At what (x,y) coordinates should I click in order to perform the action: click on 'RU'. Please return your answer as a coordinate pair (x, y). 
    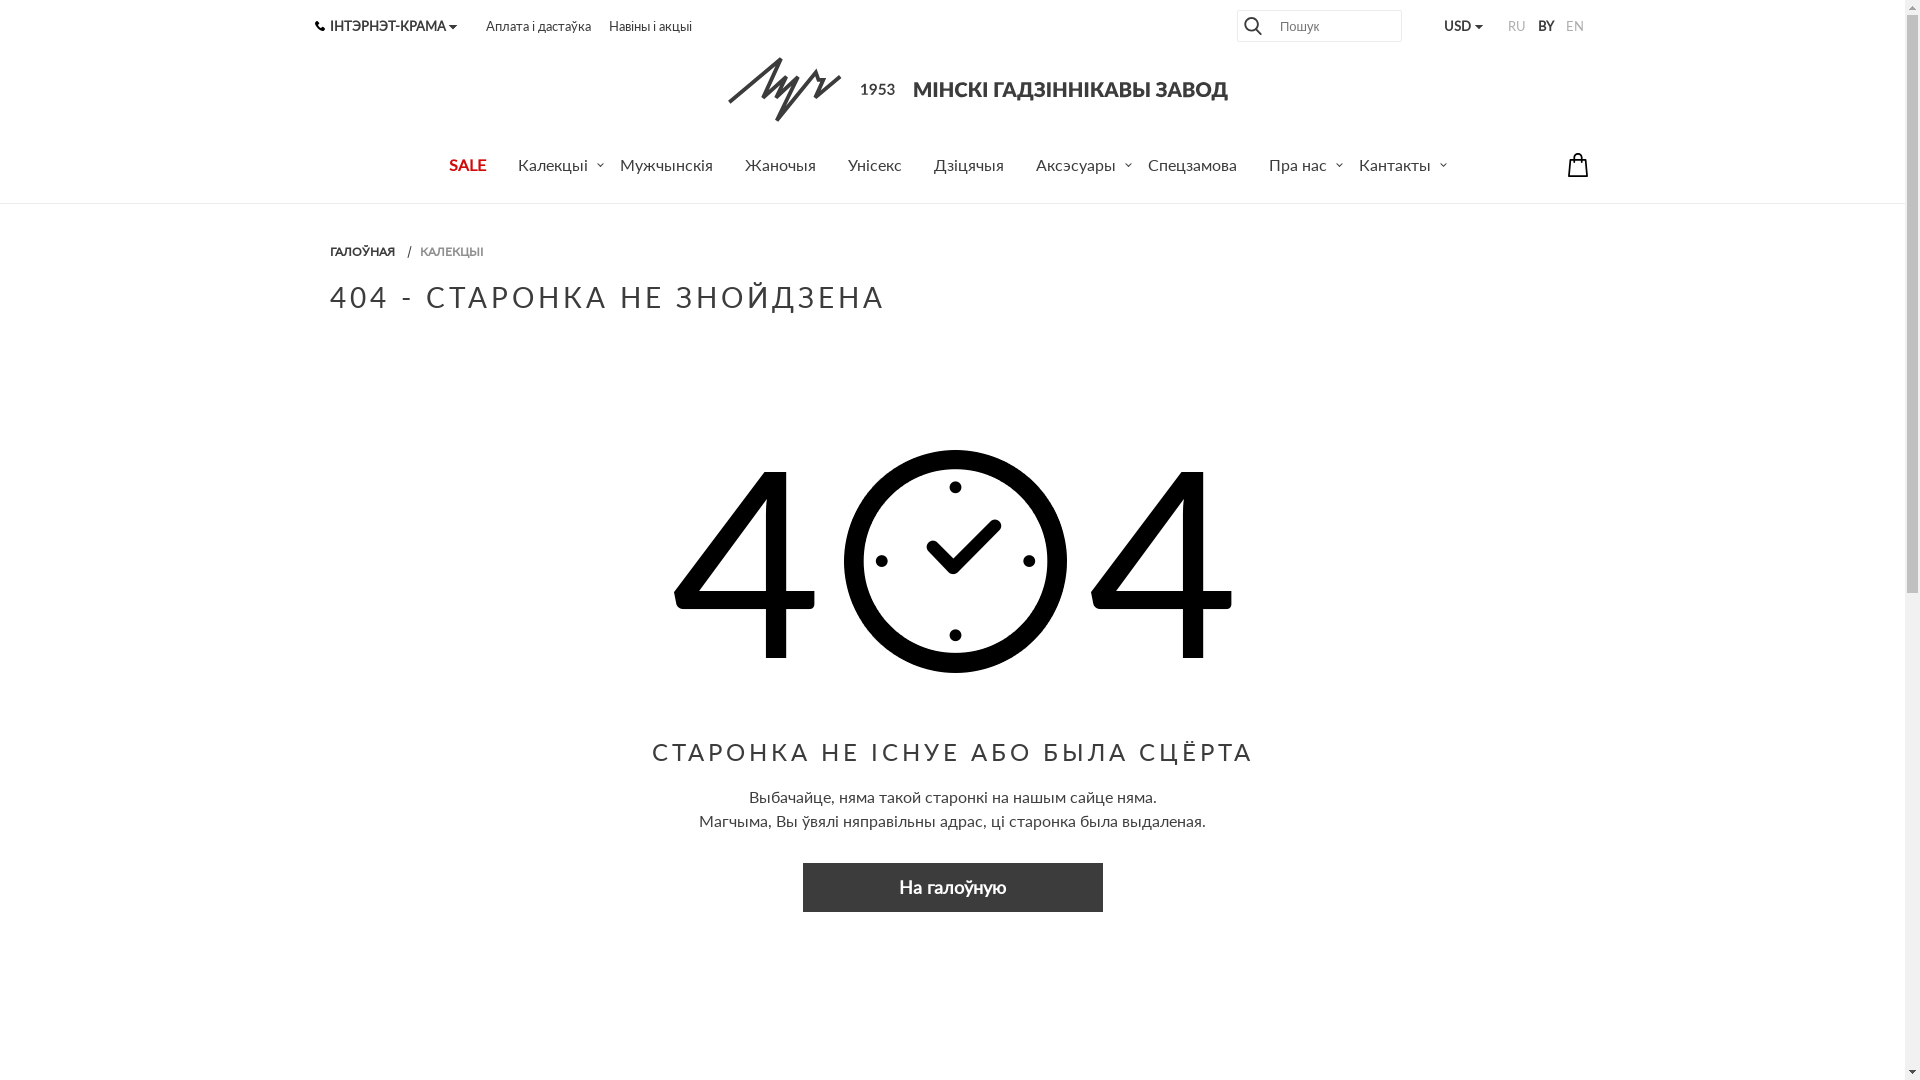
    Looking at the image, I should click on (1516, 26).